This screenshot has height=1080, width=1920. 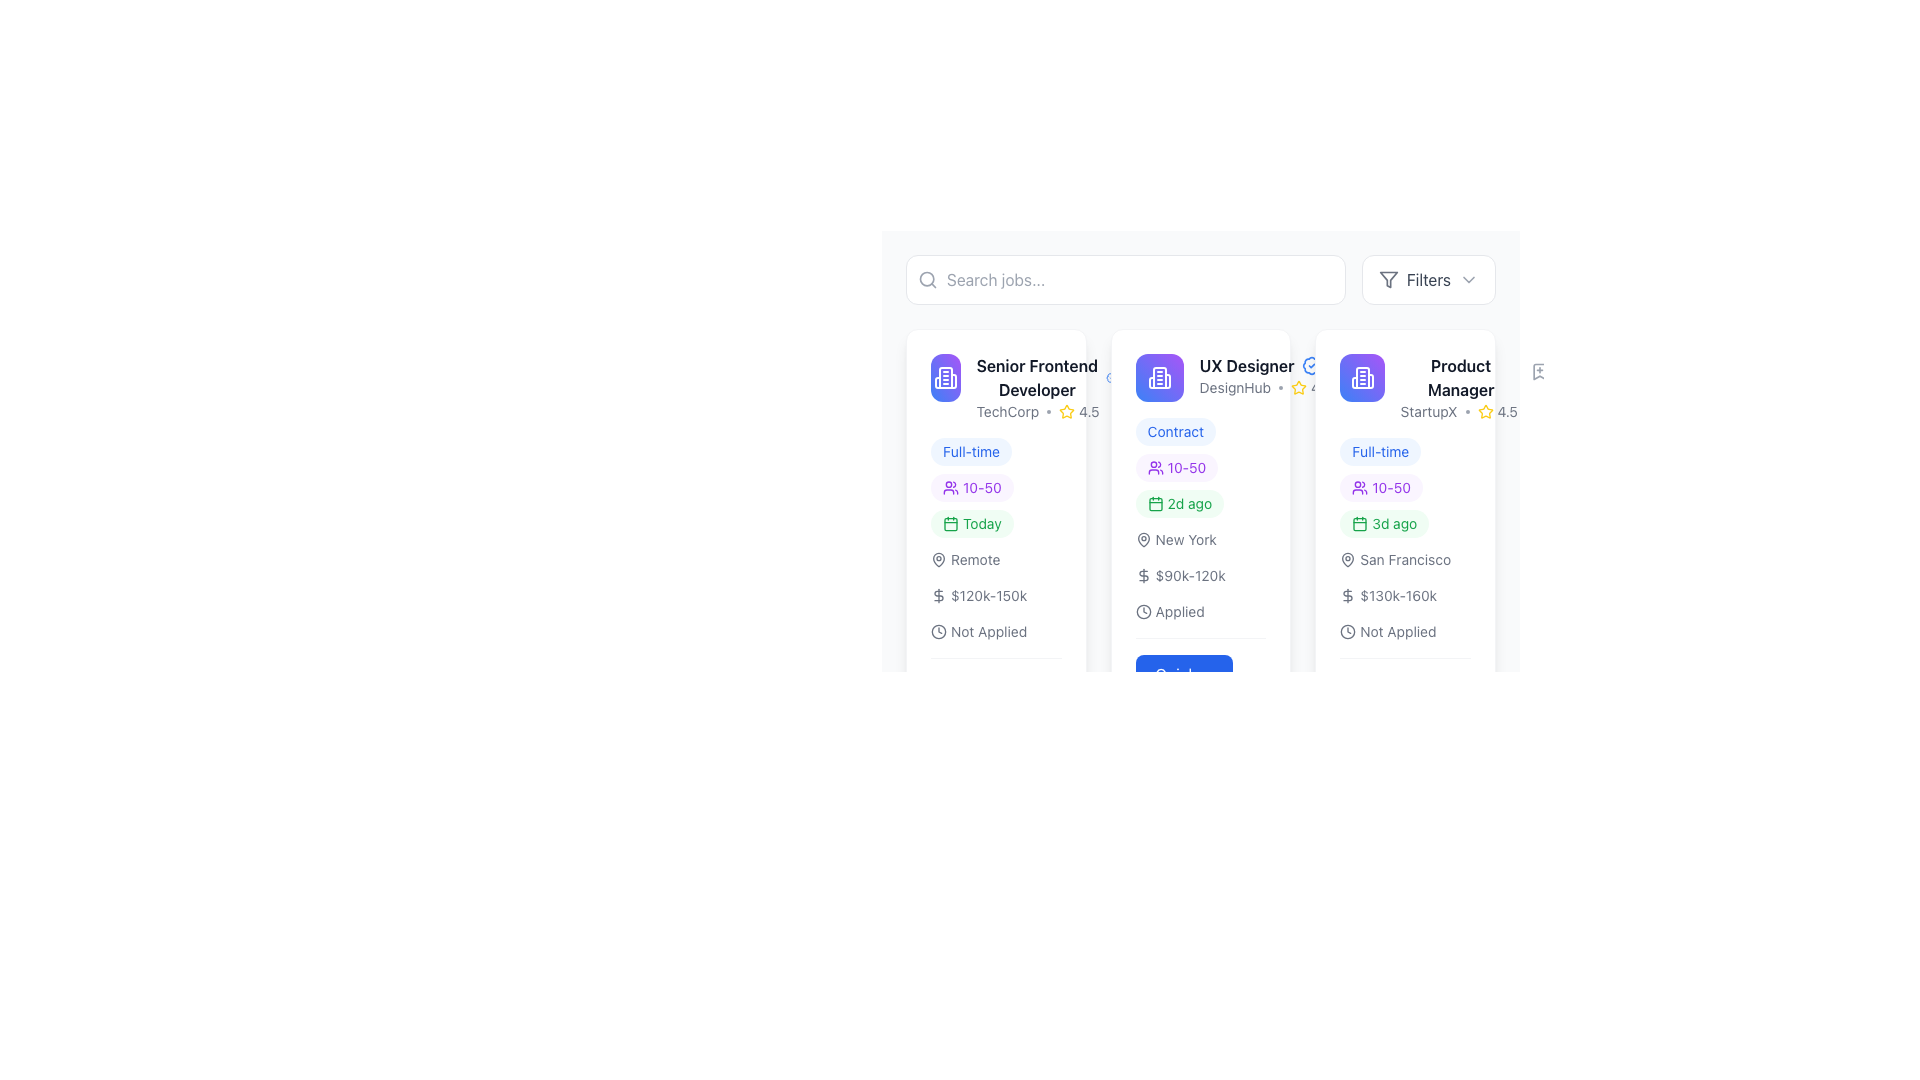 What do you see at coordinates (1176, 467) in the screenshot?
I see `the small rectangular badge element with rounded corners, light purple background, and purple text '10-50', which includes an icon of a group of people to the left of the text` at bounding box center [1176, 467].